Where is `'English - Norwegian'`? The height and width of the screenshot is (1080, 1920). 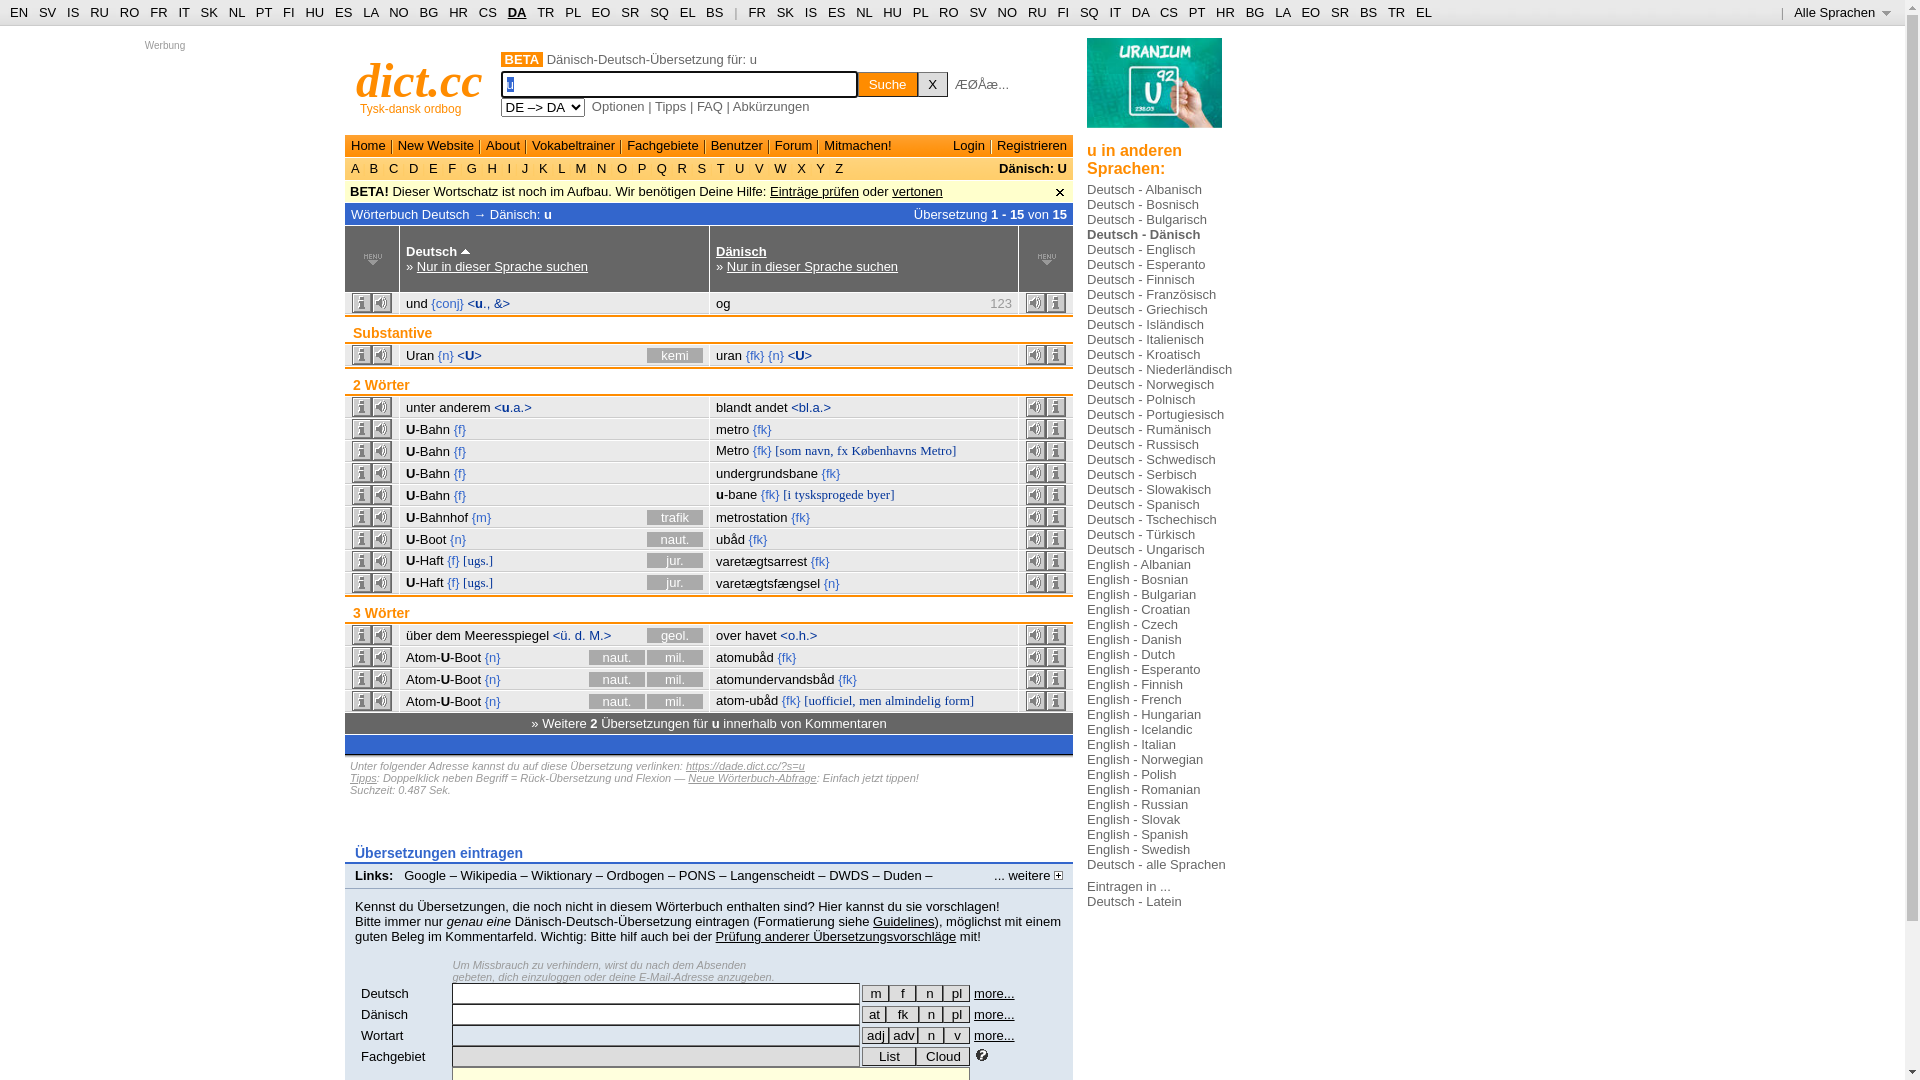 'English - Norwegian' is located at coordinates (1145, 759).